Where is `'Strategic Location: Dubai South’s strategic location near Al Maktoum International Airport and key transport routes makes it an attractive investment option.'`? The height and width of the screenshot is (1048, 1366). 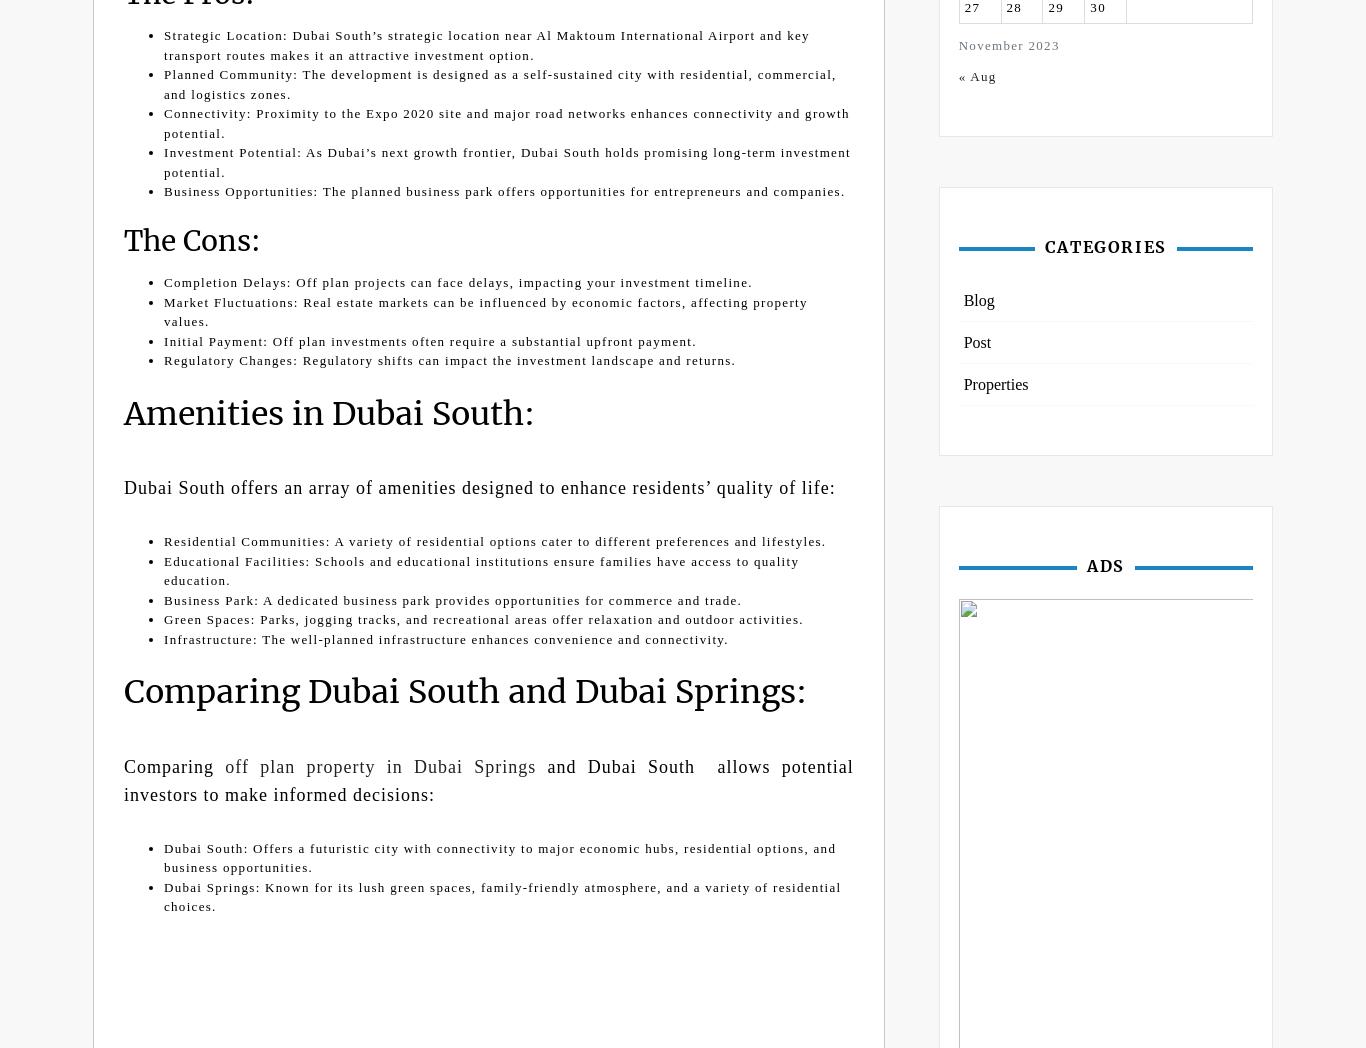 'Strategic Location: Dubai South’s strategic location near Al Maktoum International Airport and key transport routes makes it an attractive investment option.' is located at coordinates (163, 43).